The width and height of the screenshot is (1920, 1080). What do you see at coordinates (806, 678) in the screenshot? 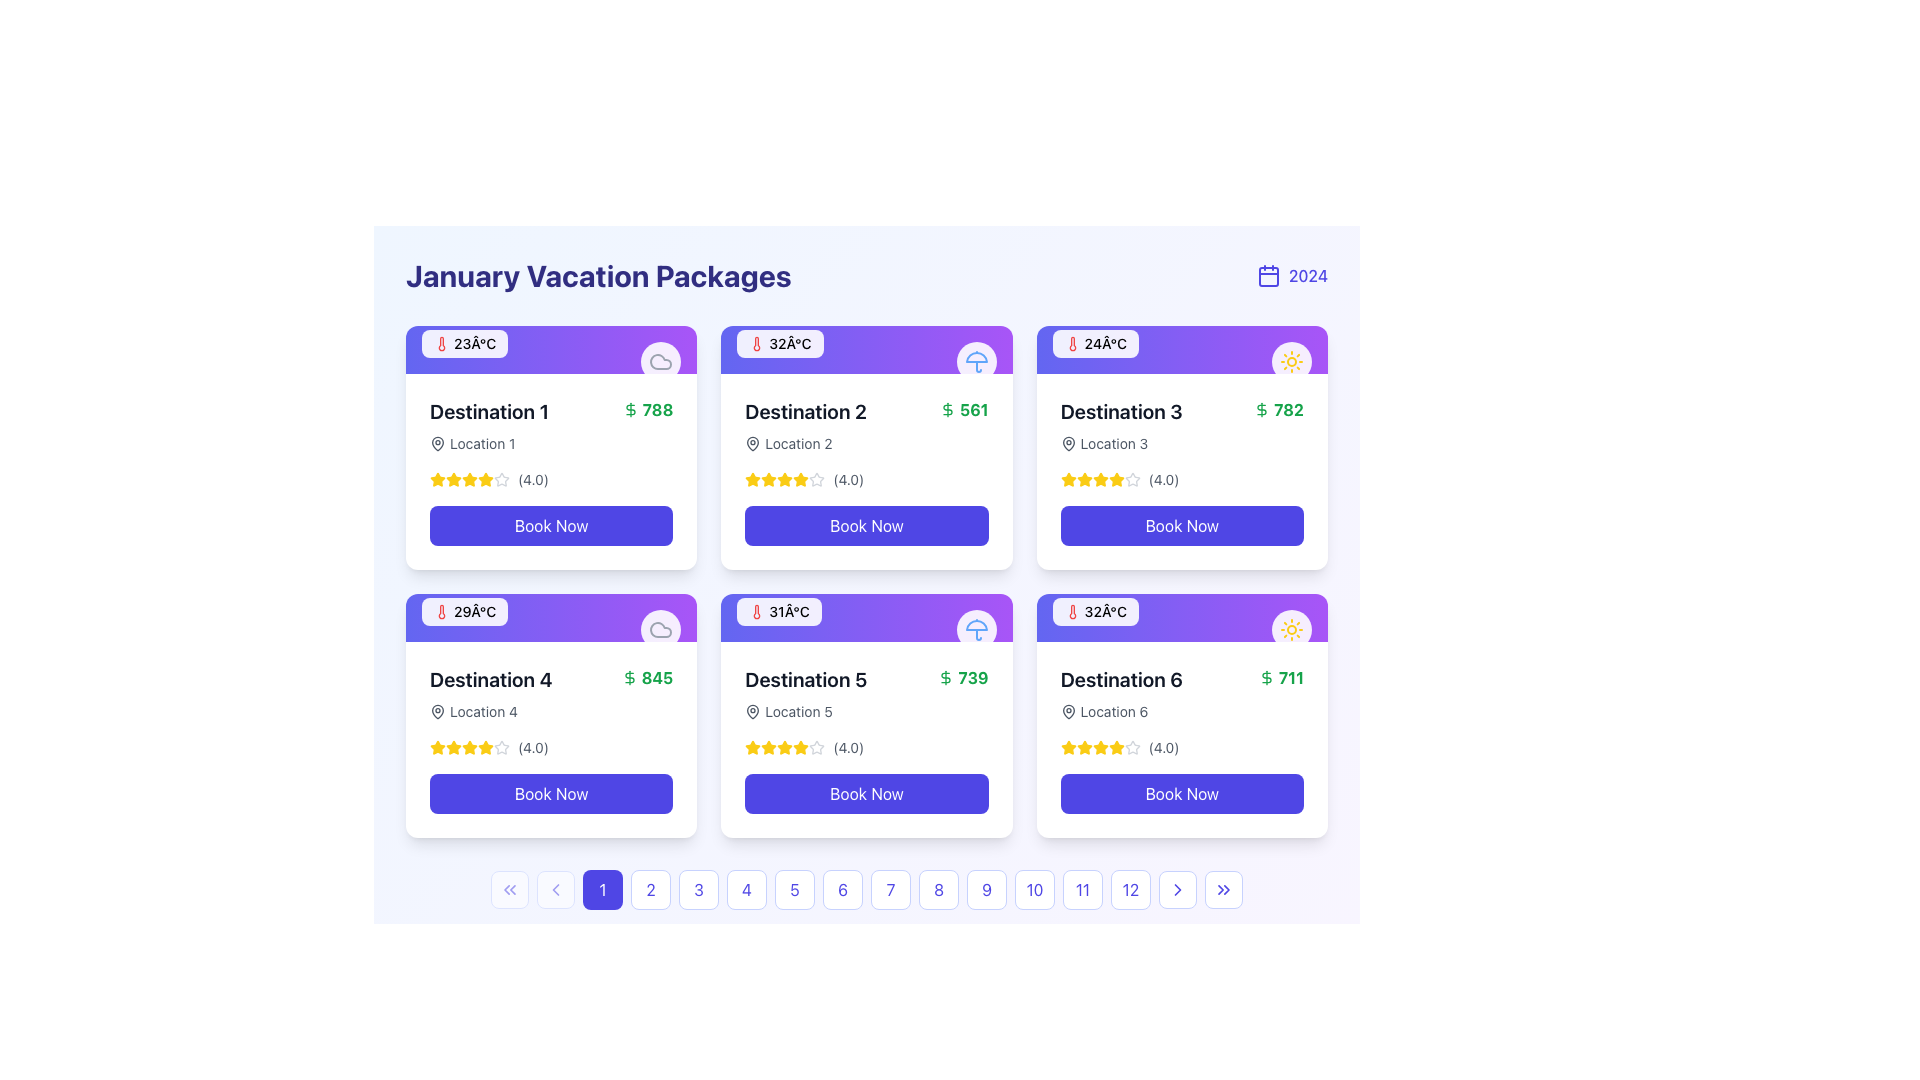
I see `text label displaying 'Destination 5' which is prominently positioned at the top of the fifth card in the grid layout of vacation packages` at bounding box center [806, 678].